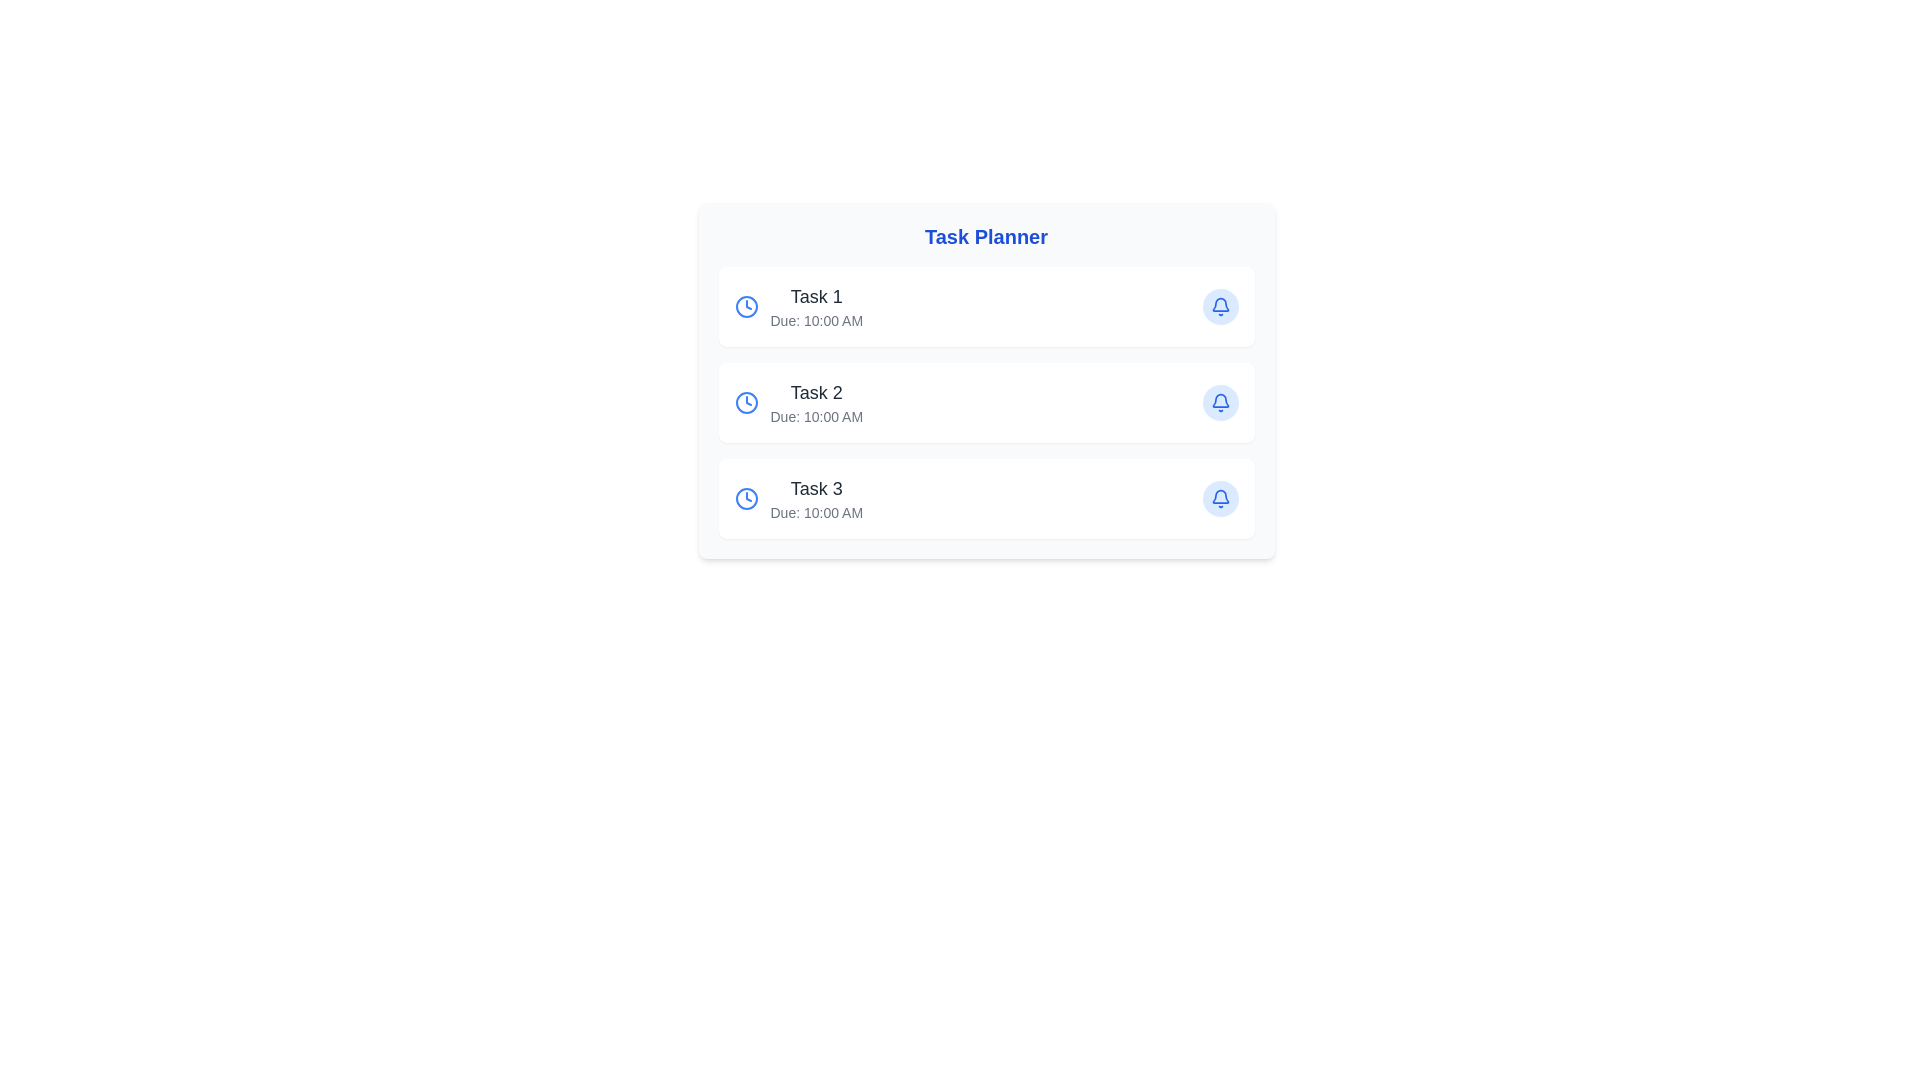 Image resolution: width=1920 pixels, height=1080 pixels. I want to click on the task display item in the third row of the 'Task Planner', so click(797, 497).